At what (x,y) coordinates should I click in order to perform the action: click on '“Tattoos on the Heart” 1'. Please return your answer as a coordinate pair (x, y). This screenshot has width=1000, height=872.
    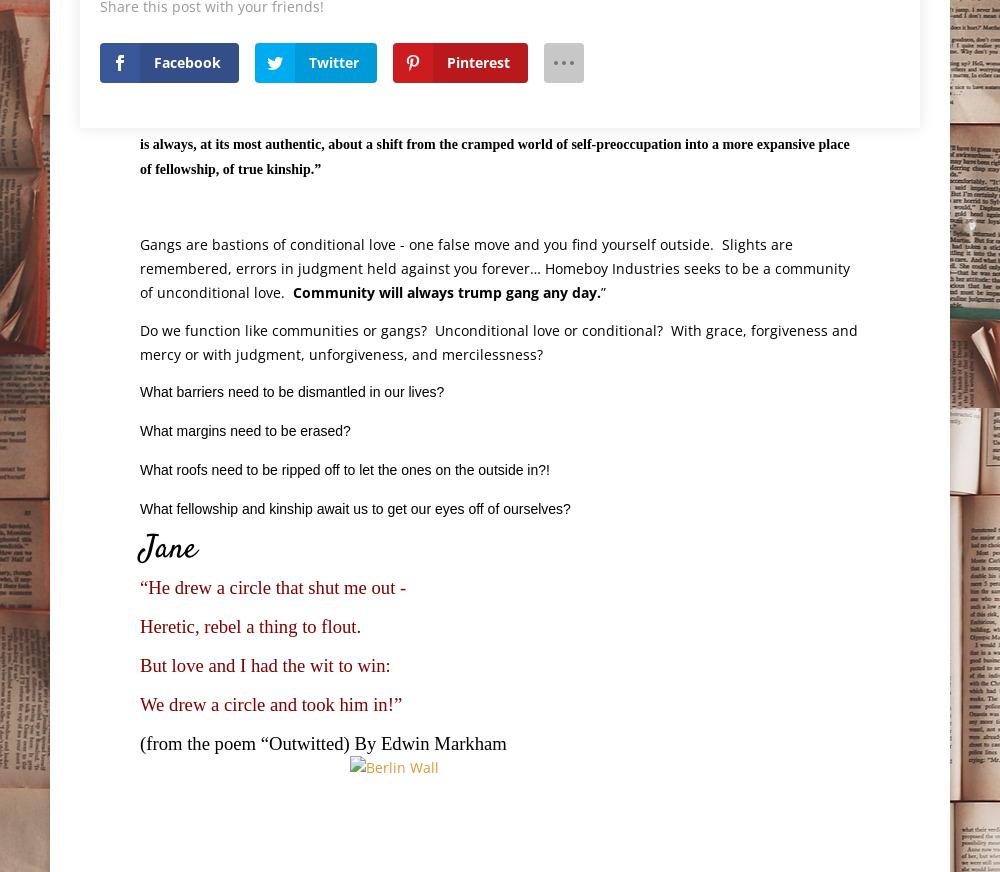
    Looking at the image, I should click on (544, 438).